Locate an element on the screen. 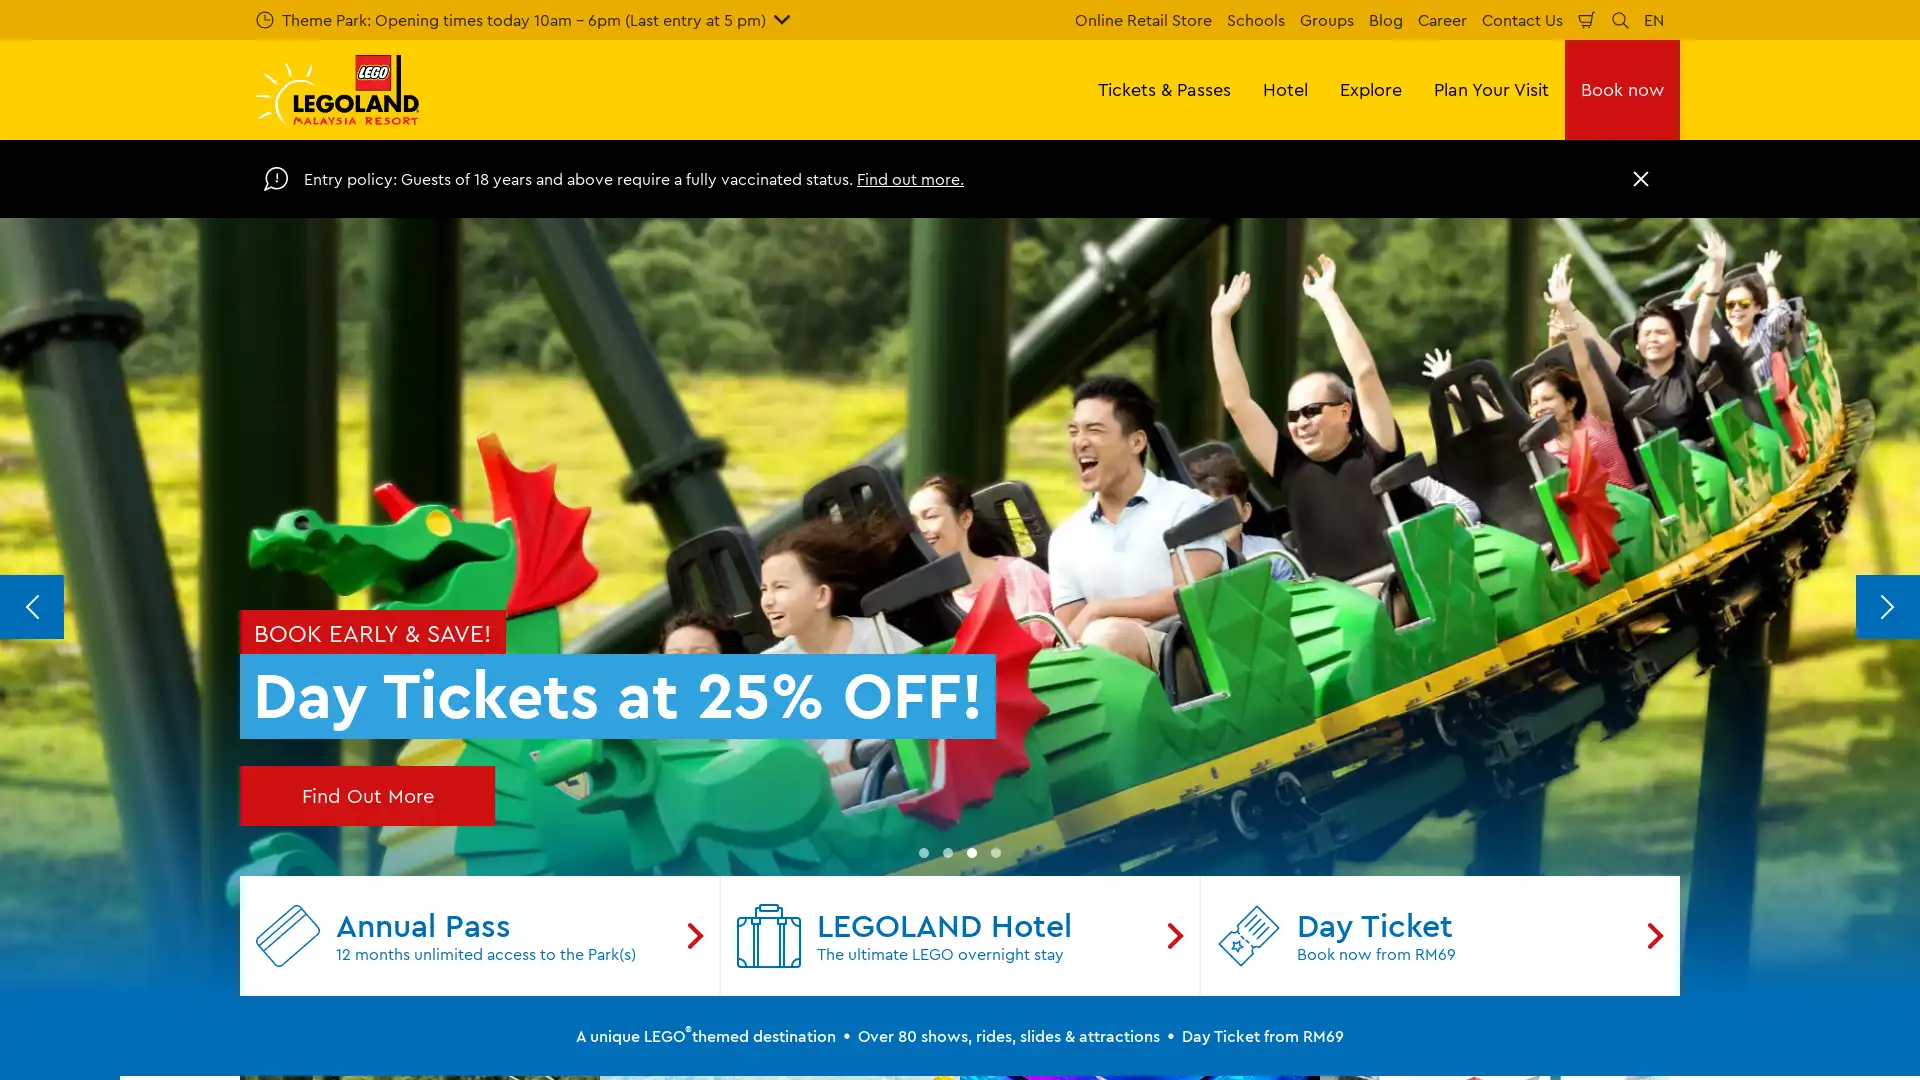 The width and height of the screenshot is (1920, 1080). Go to slide 2 is located at coordinates (947, 852).